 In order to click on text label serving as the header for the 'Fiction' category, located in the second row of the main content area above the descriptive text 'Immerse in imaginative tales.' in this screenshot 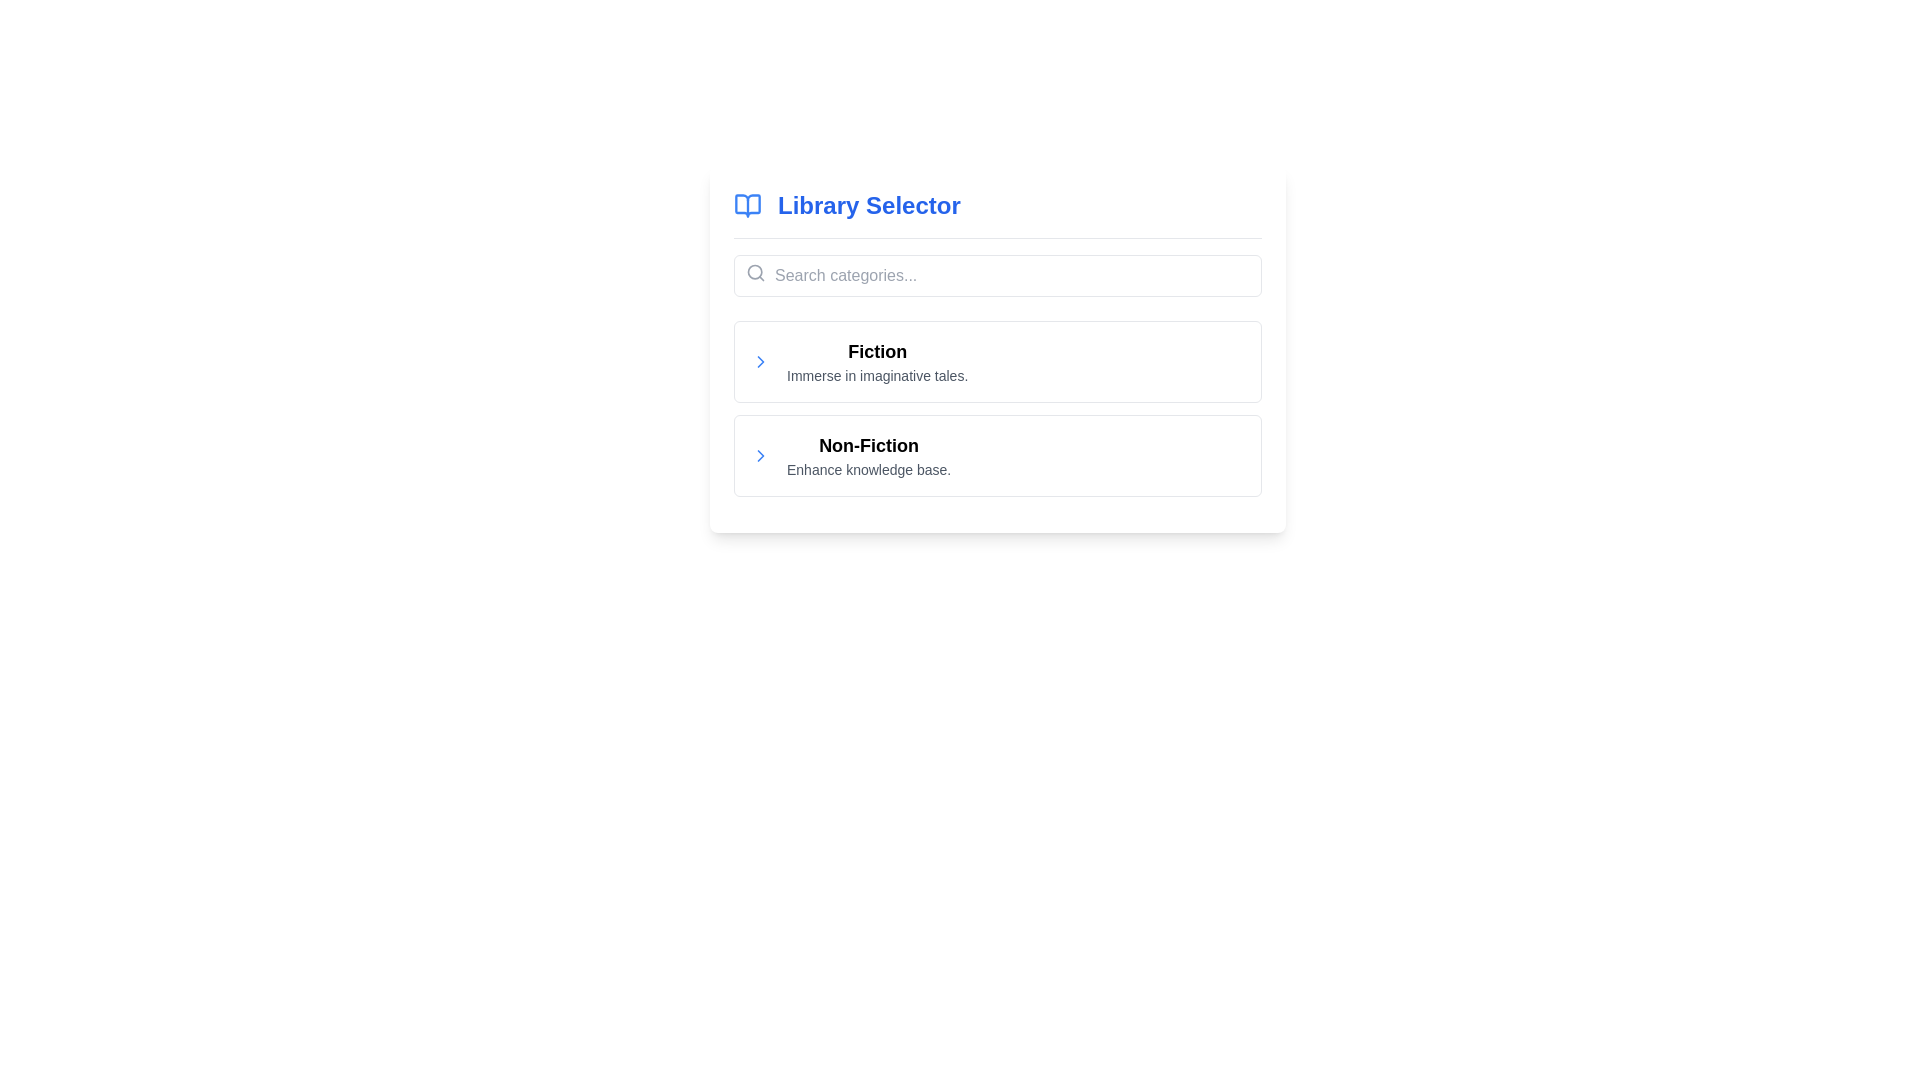, I will do `click(877, 350)`.